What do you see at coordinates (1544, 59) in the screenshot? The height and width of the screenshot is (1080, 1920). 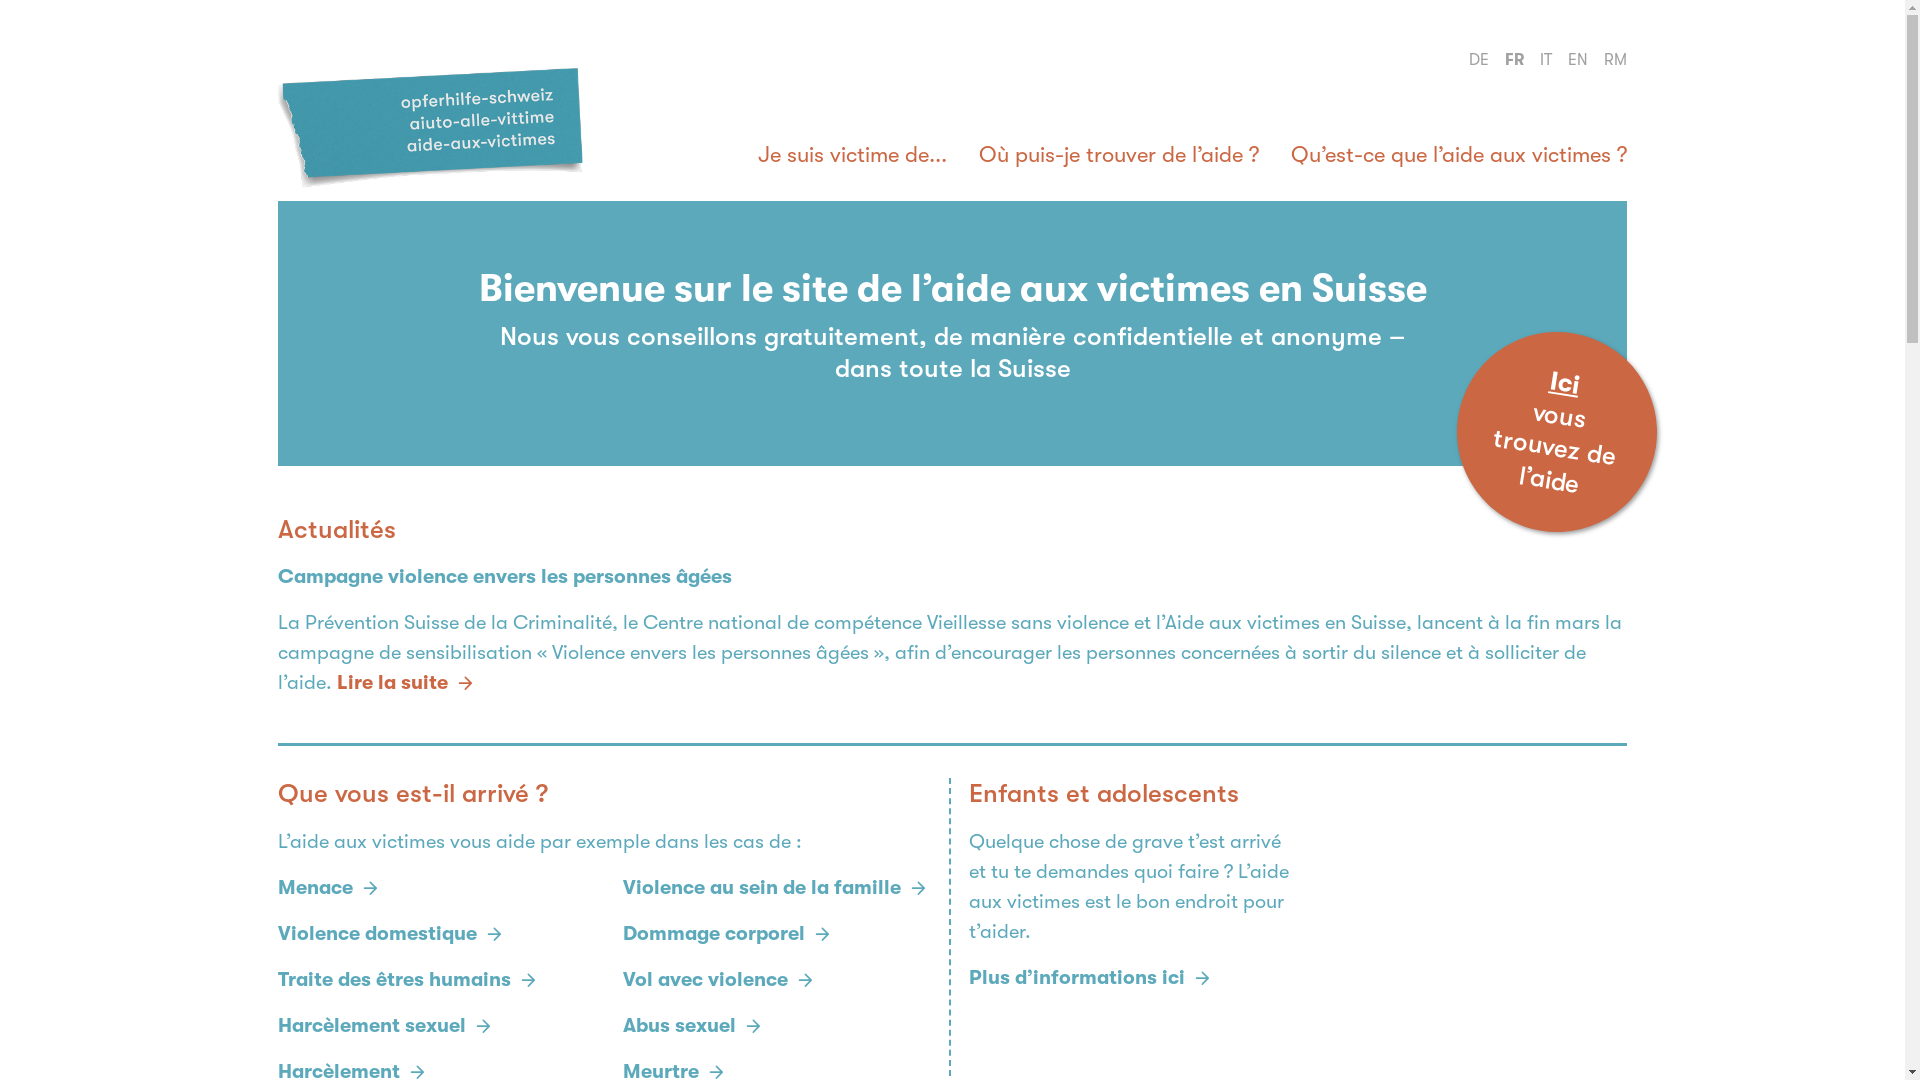 I see `'IT'` at bounding box center [1544, 59].